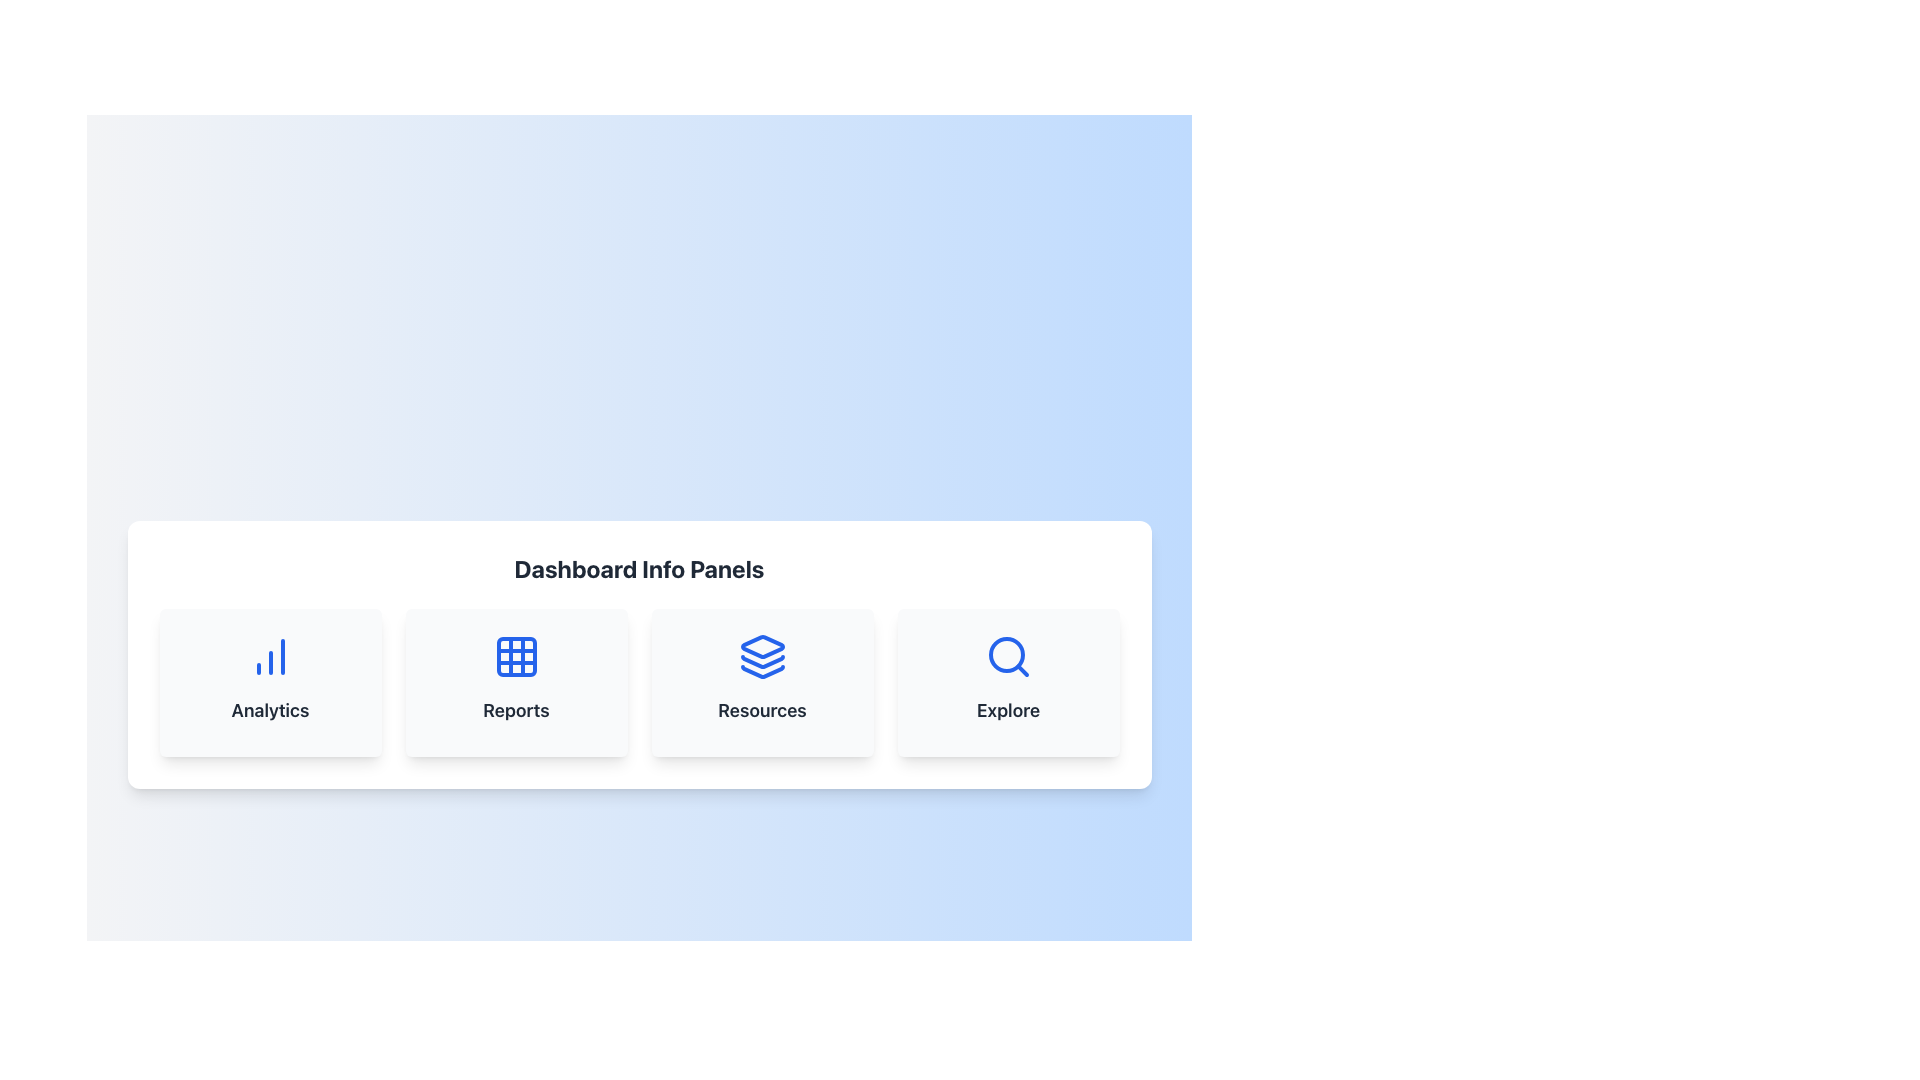 This screenshot has height=1080, width=1920. What do you see at coordinates (516, 656) in the screenshot?
I see `the grid icon above the text 'Reports' in the Dashboard Info Panels section` at bounding box center [516, 656].